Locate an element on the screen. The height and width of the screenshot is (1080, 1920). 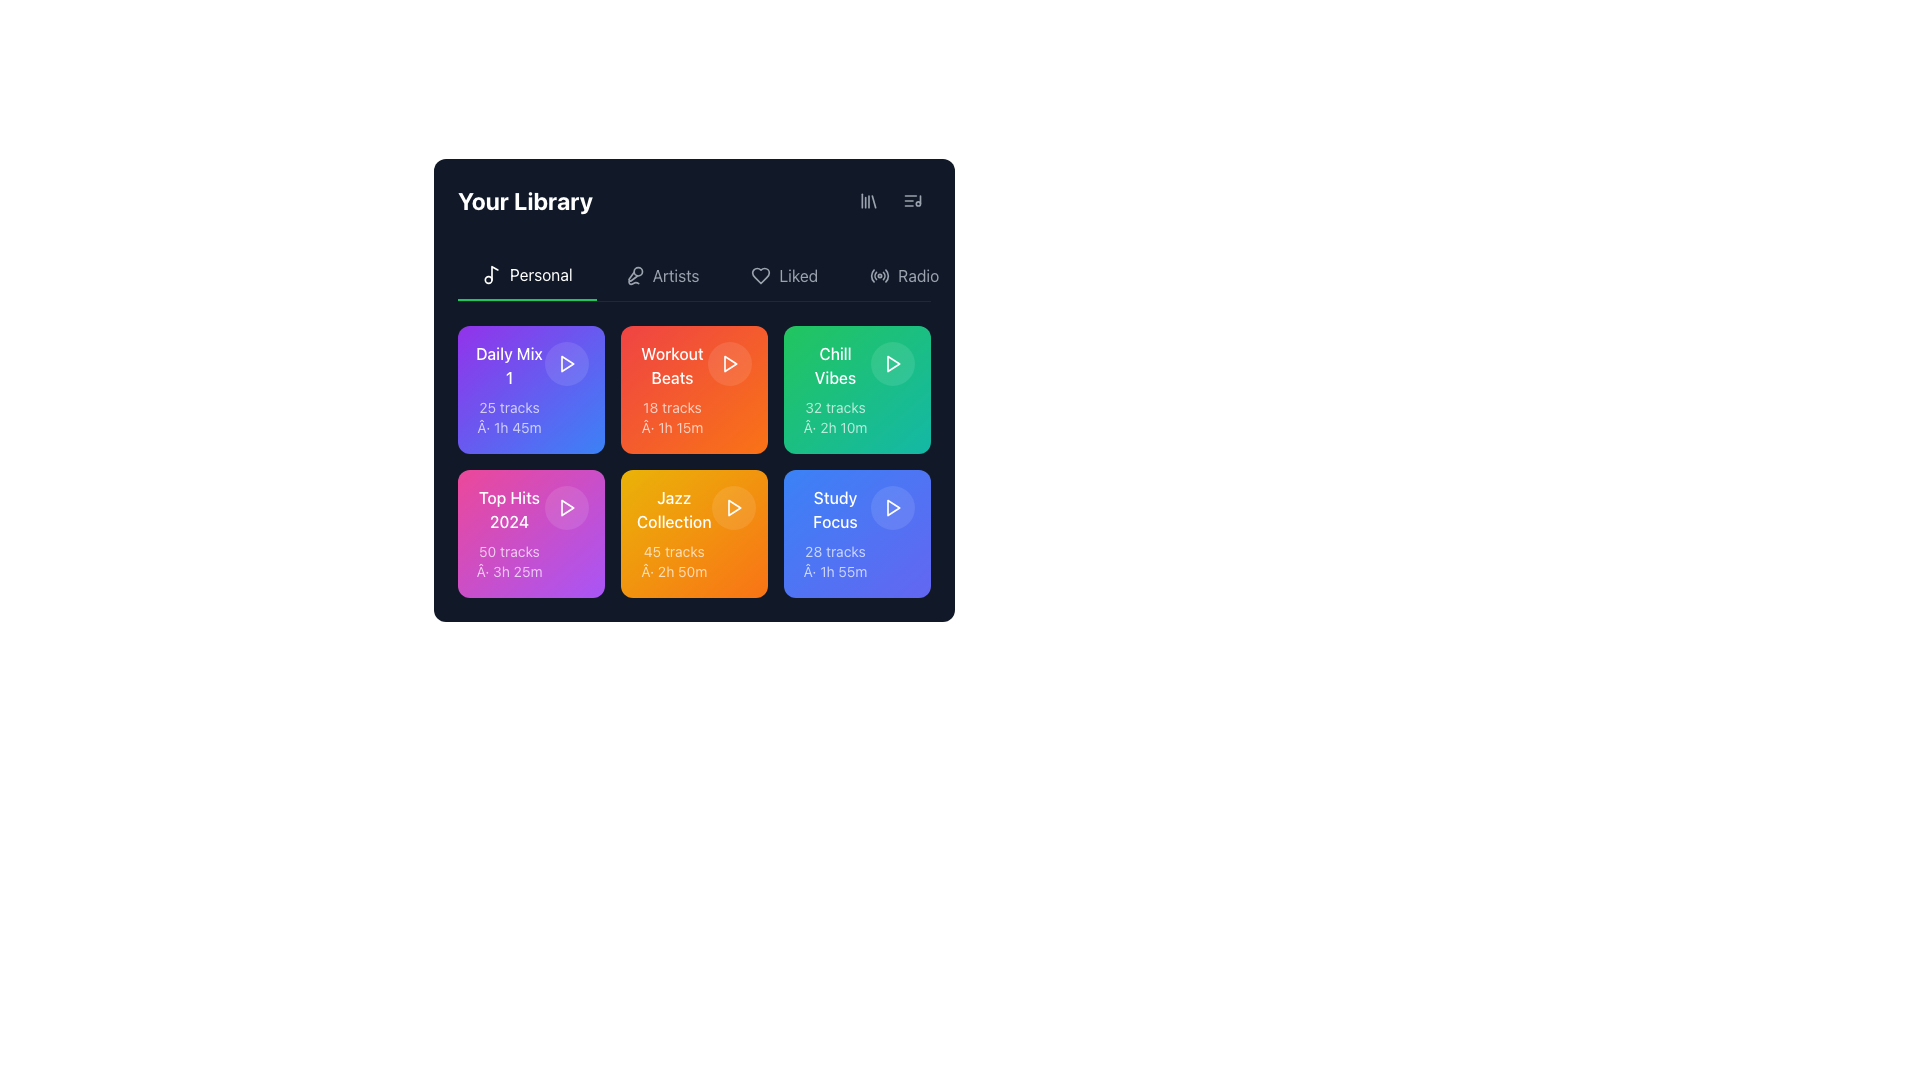
the circular button with a semi-transparent background and a white play icon to initiate playback is located at coordinates (728, 363).